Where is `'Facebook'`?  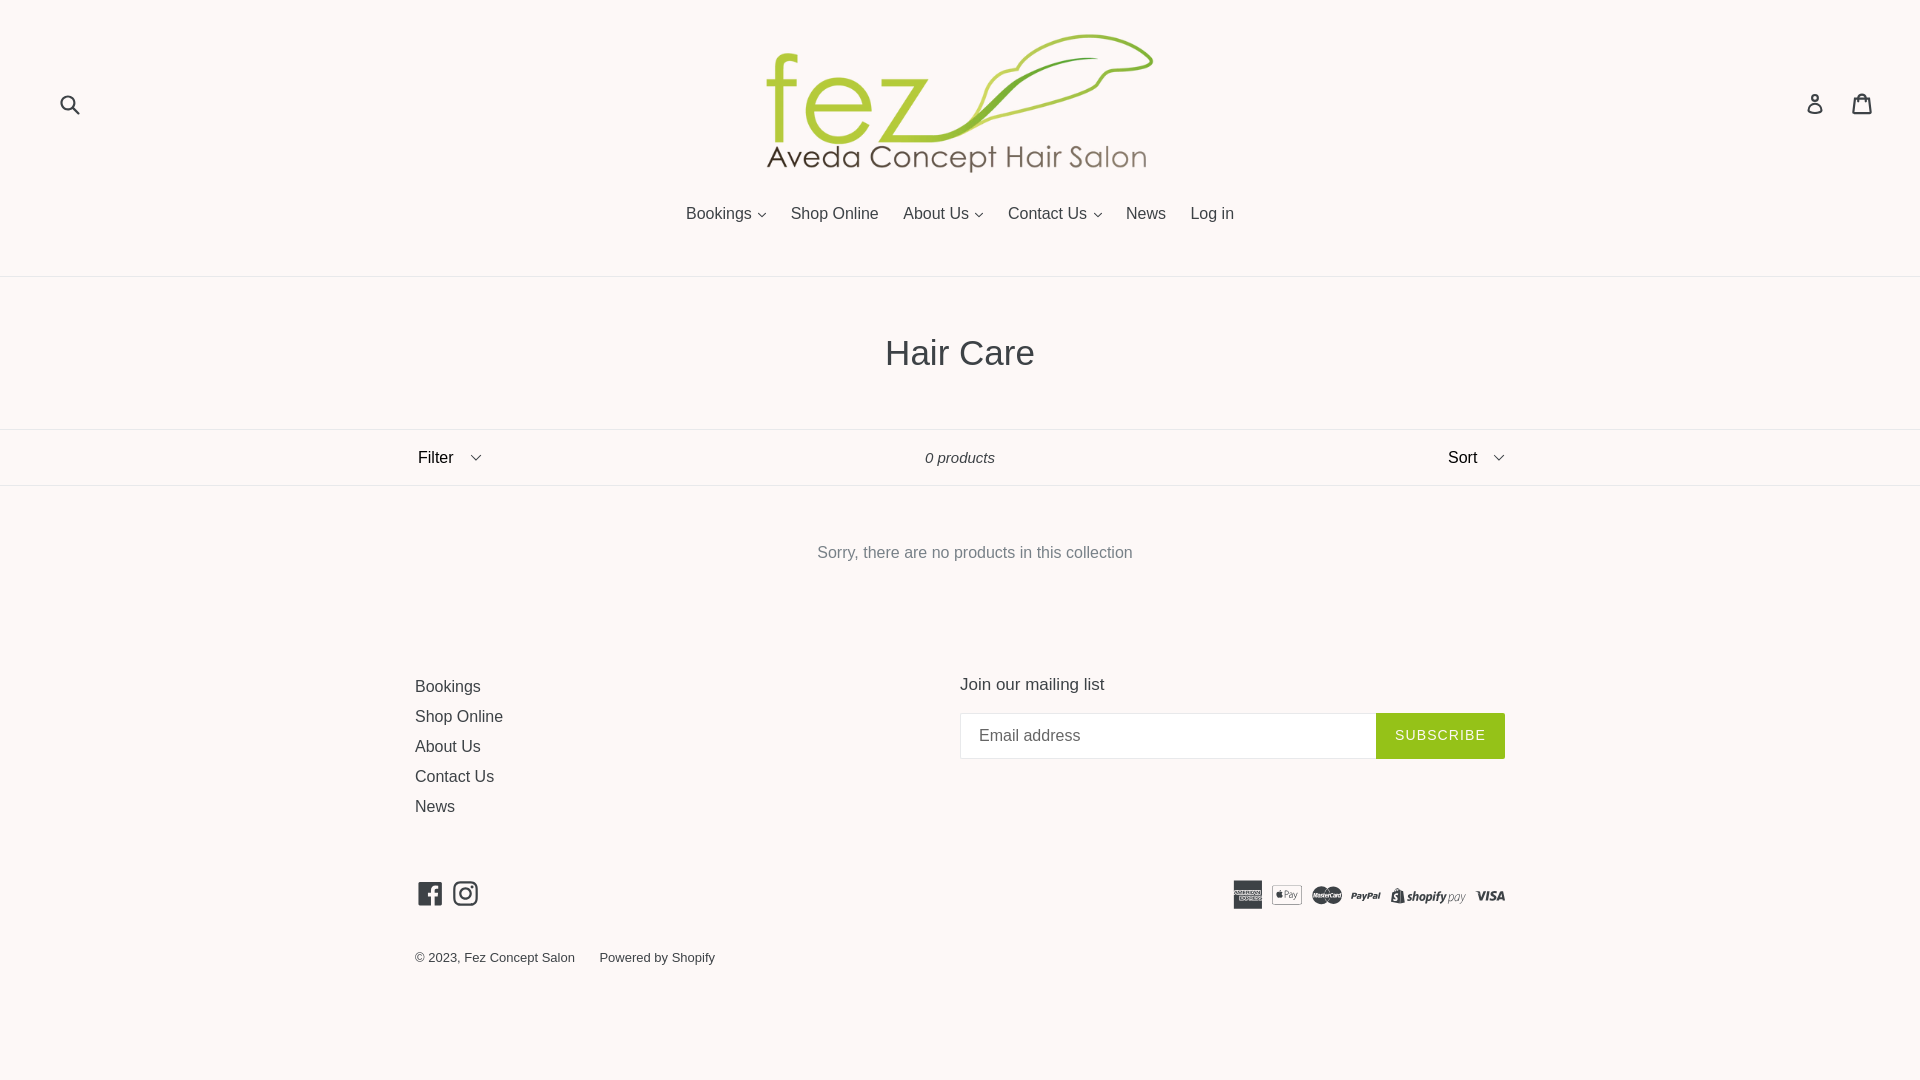
'Facebook' is located at coordinates (429, 892).